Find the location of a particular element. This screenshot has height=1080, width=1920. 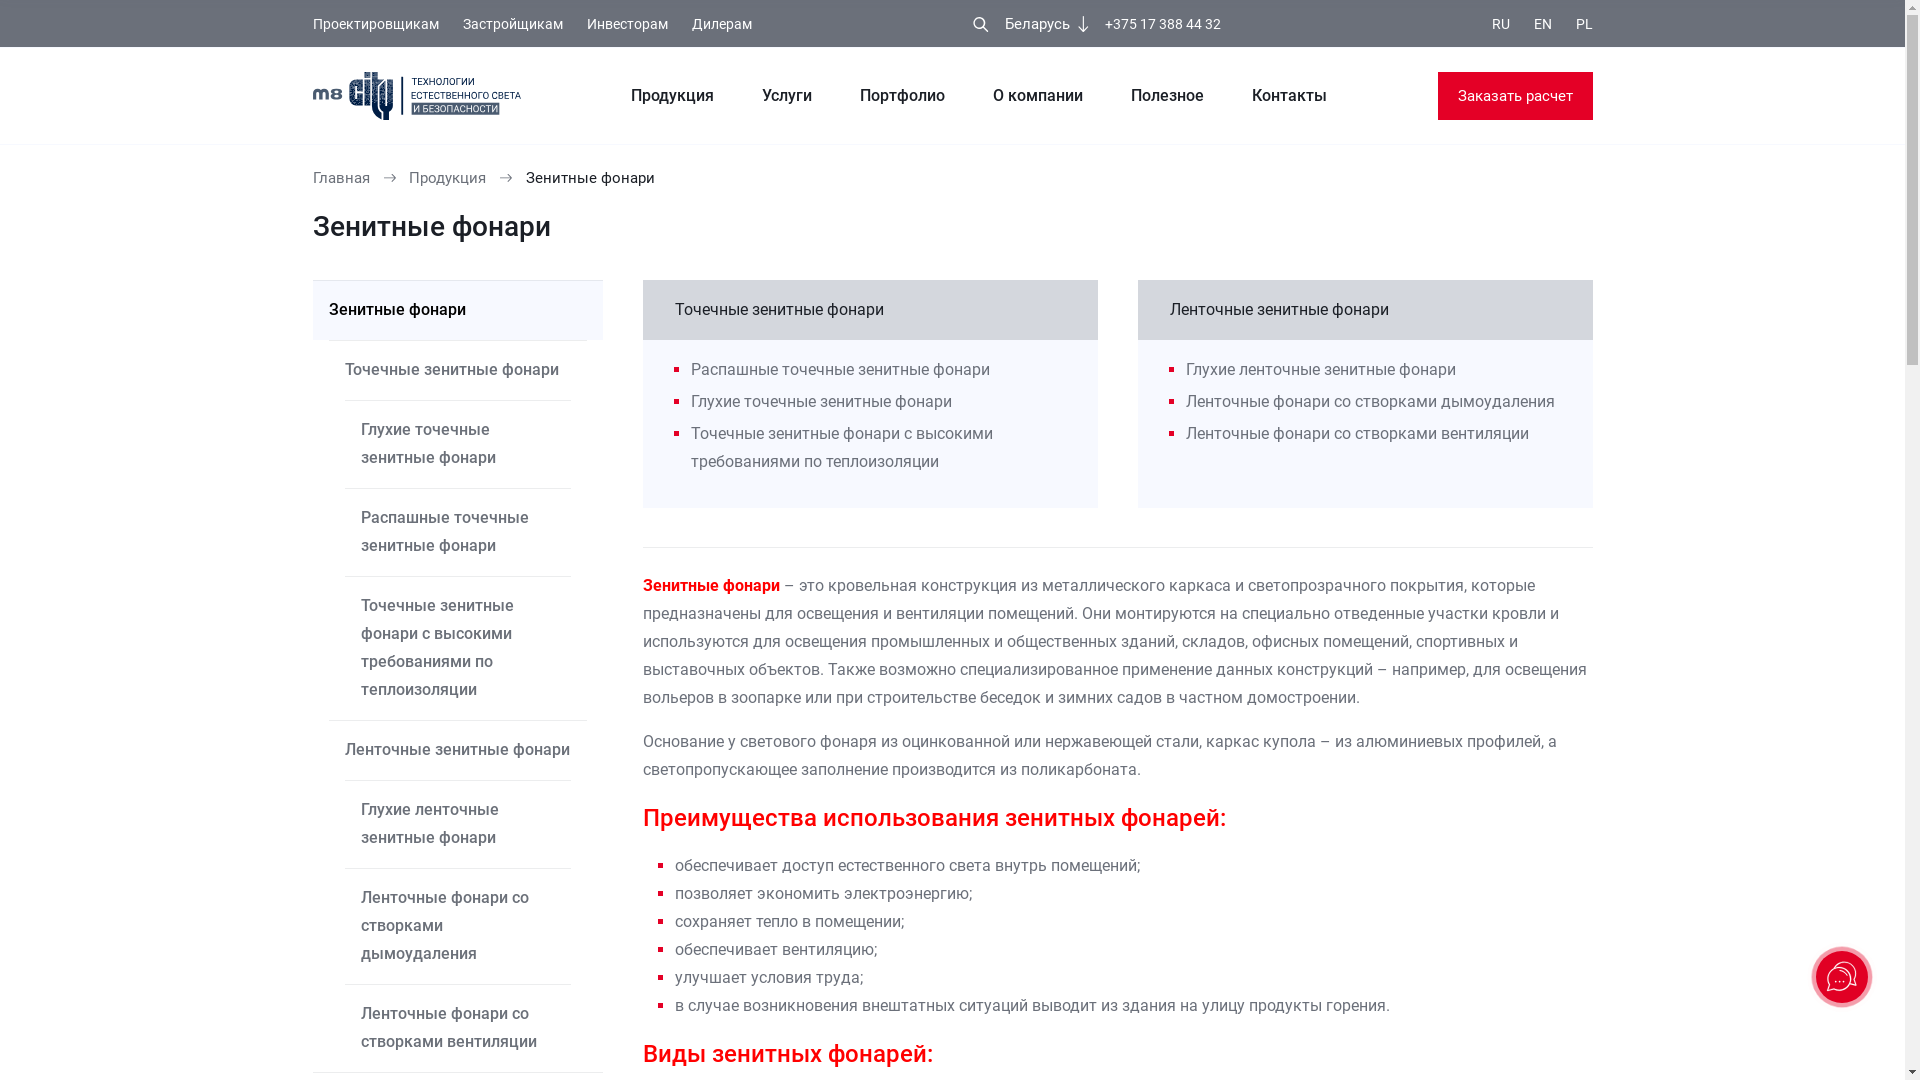

'+375 17 388 44 32' is located at coordinates (1162, 24).